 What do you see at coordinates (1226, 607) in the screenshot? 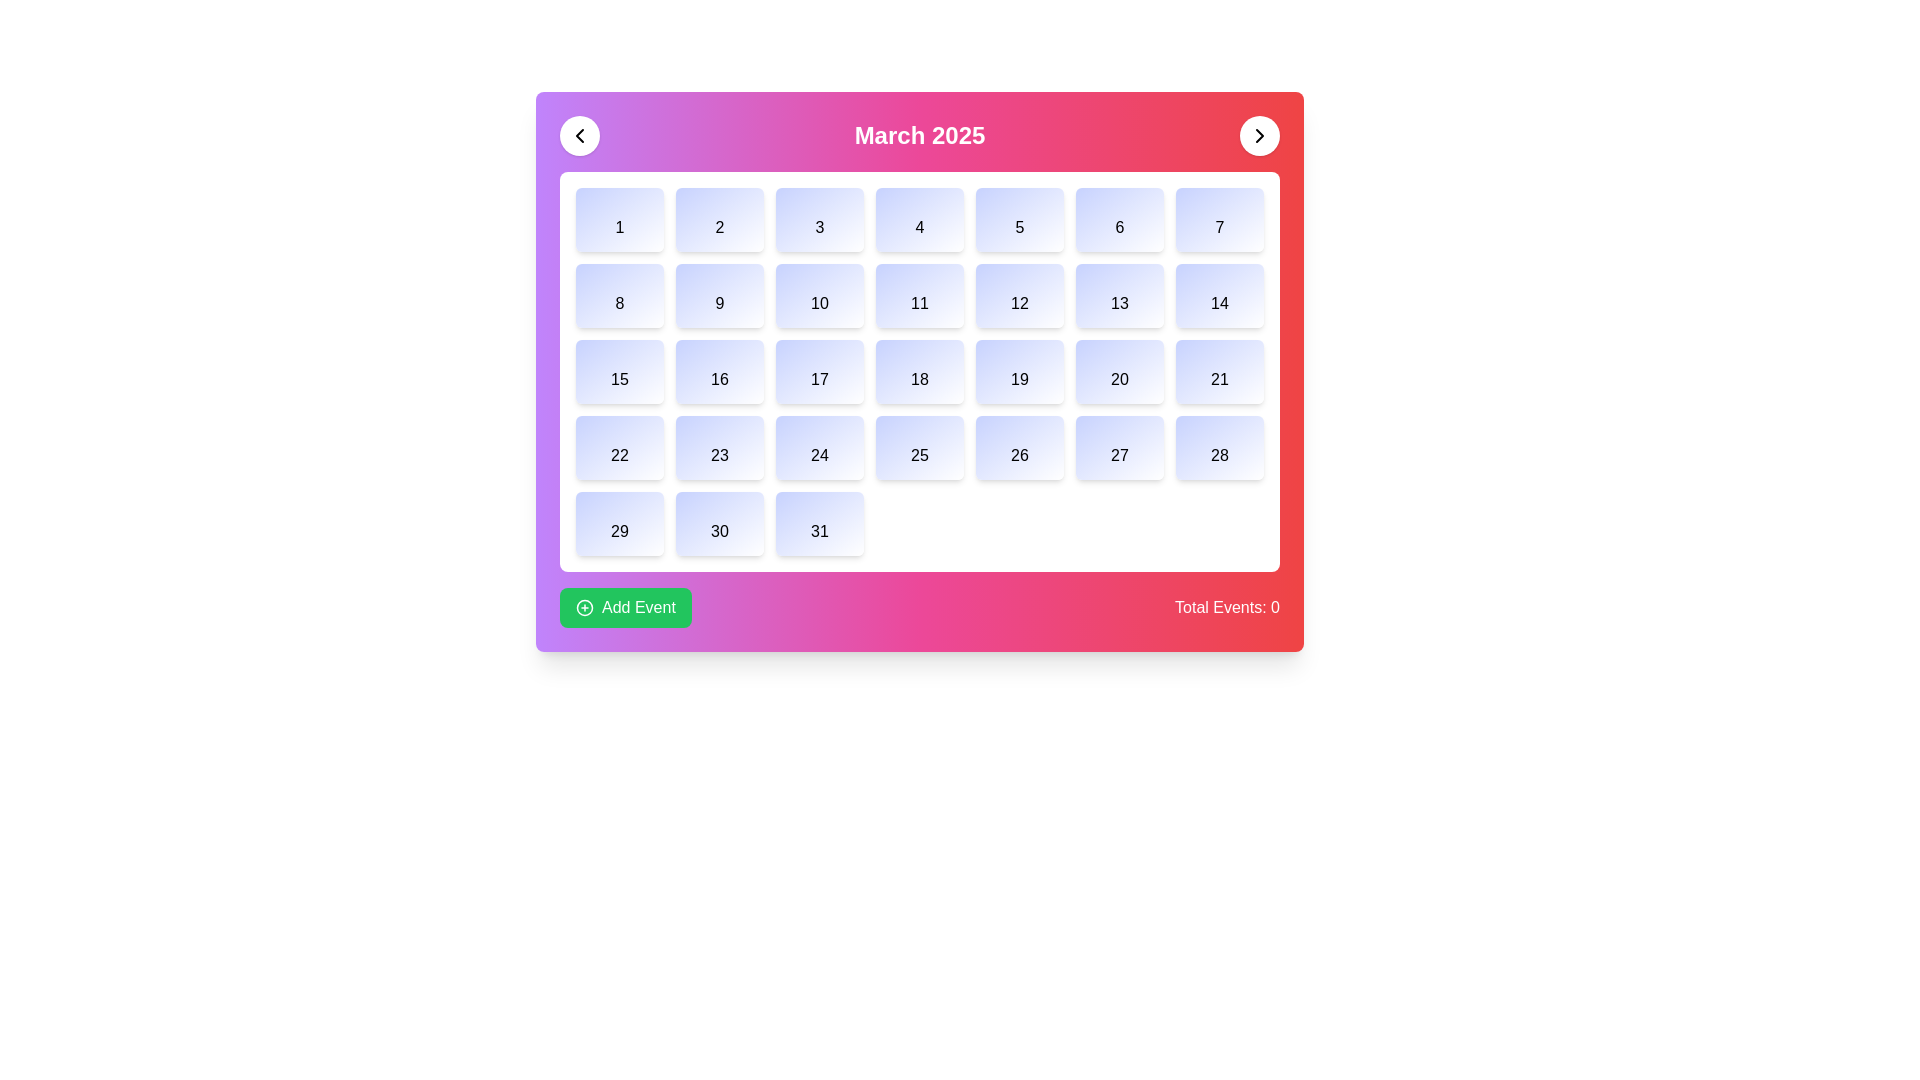
I see `the Text Display showing 'Total Events: 0' on the red button located at the bottom-right corner of the calendar interface` at bounding box center [1226, 607].